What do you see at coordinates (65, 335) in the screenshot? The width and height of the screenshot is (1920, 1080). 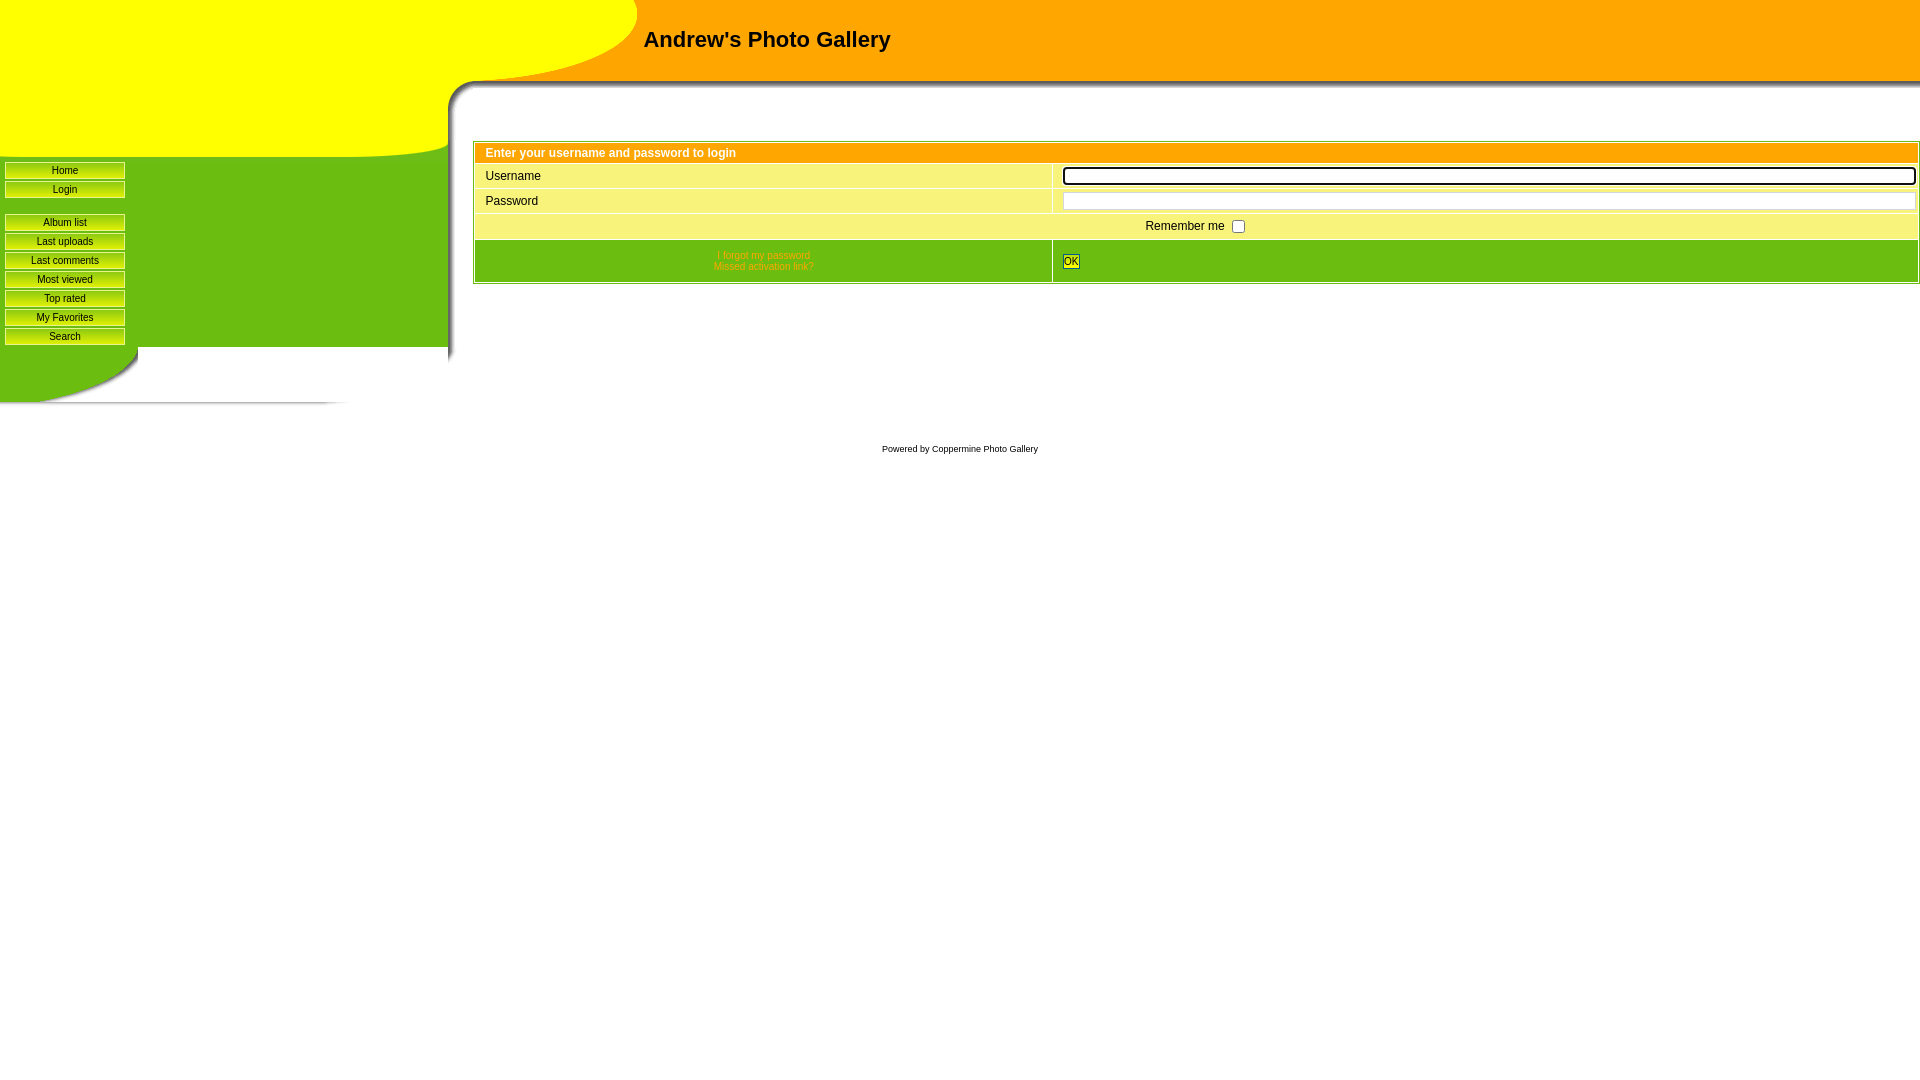 I see `'Search'` at bounding box center [65, 335].